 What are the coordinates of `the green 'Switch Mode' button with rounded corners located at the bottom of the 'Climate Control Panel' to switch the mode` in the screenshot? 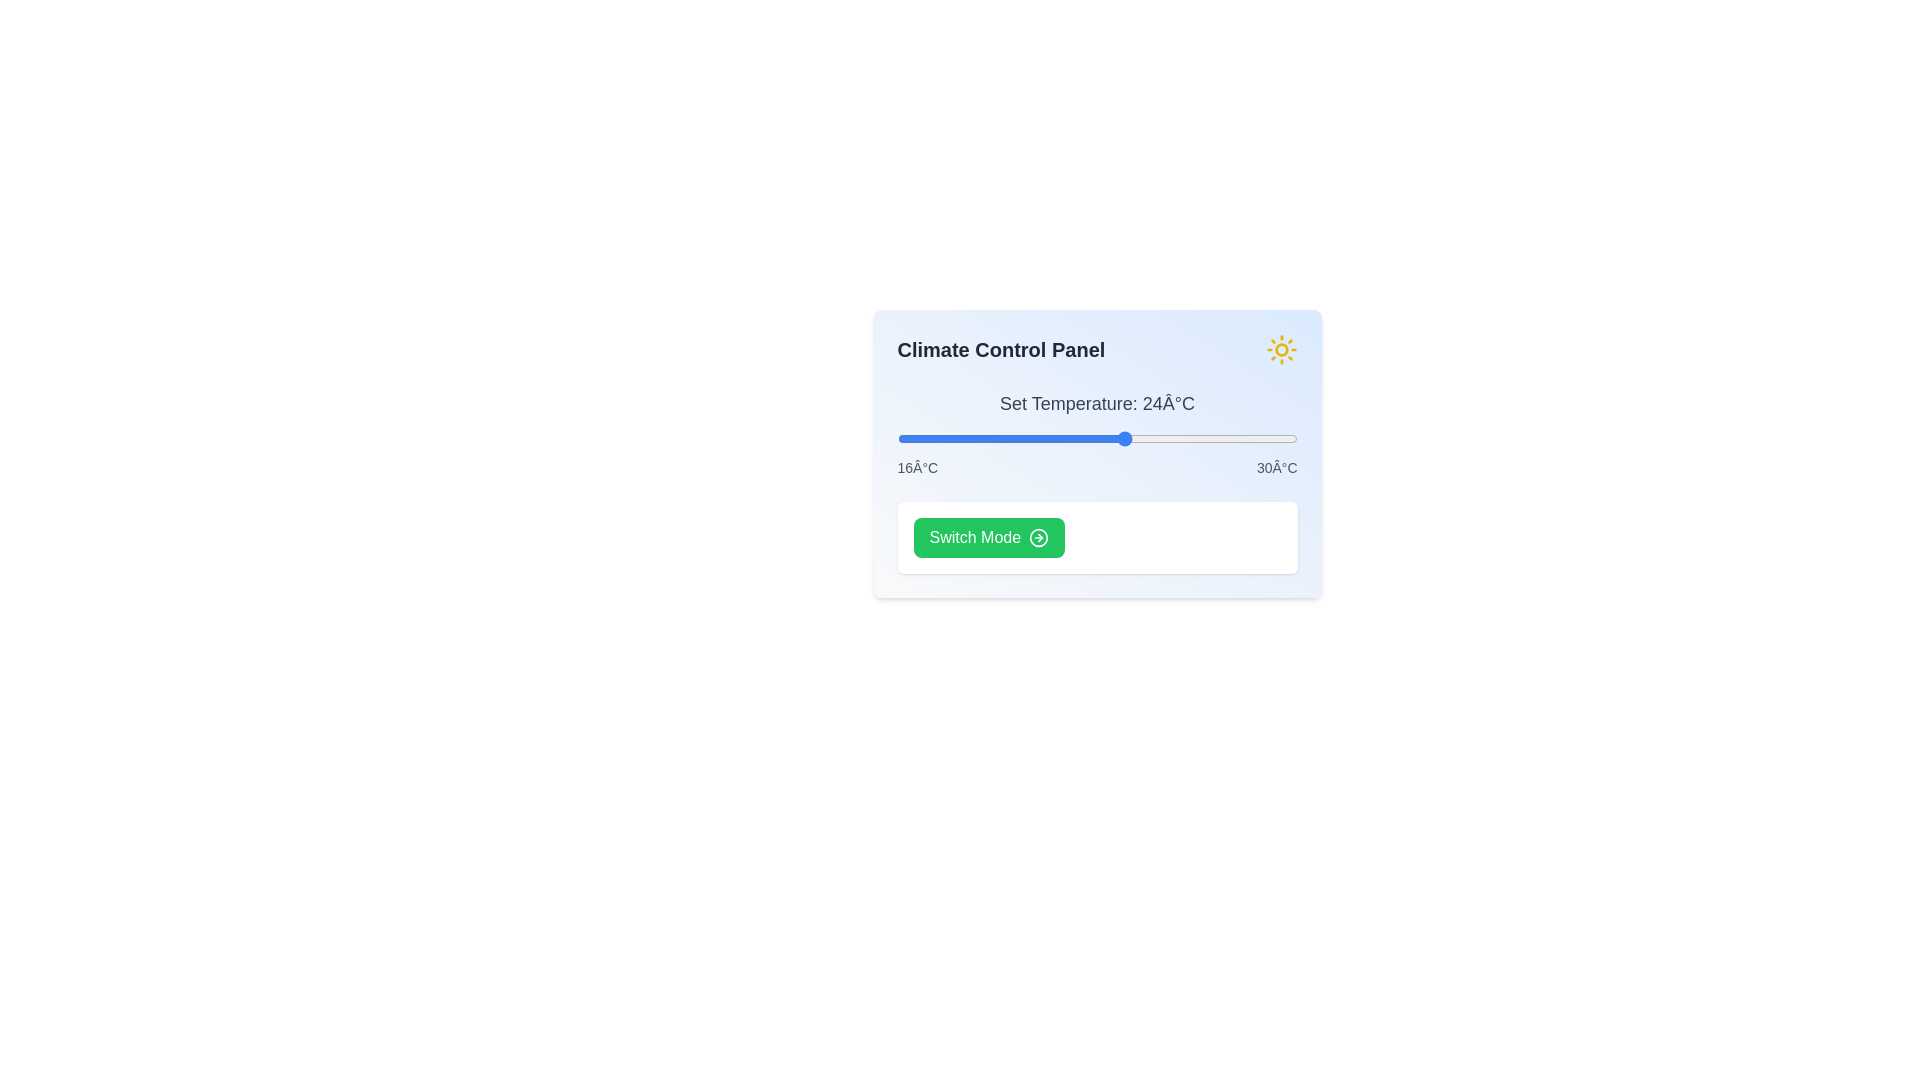 It's located at (989, 536).